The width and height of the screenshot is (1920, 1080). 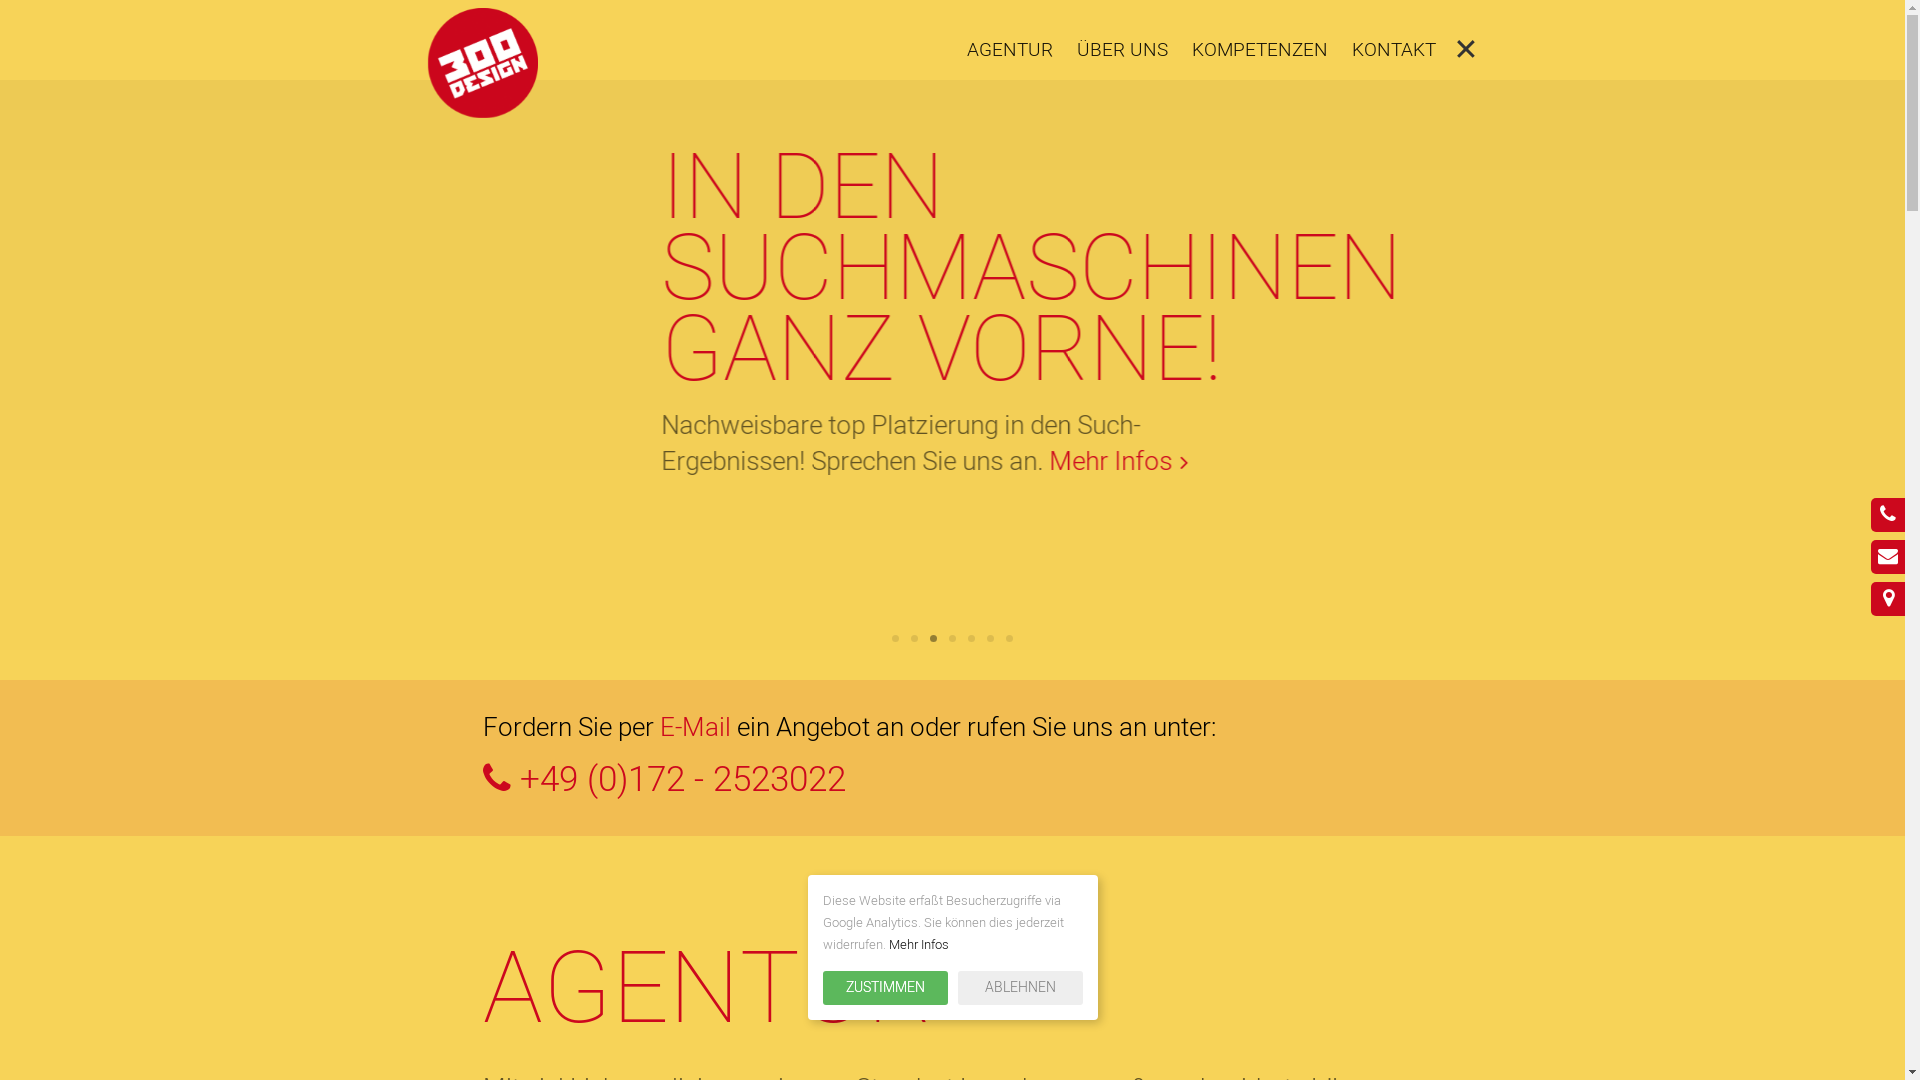 I want to click on '2', so click(x=910, y=638).